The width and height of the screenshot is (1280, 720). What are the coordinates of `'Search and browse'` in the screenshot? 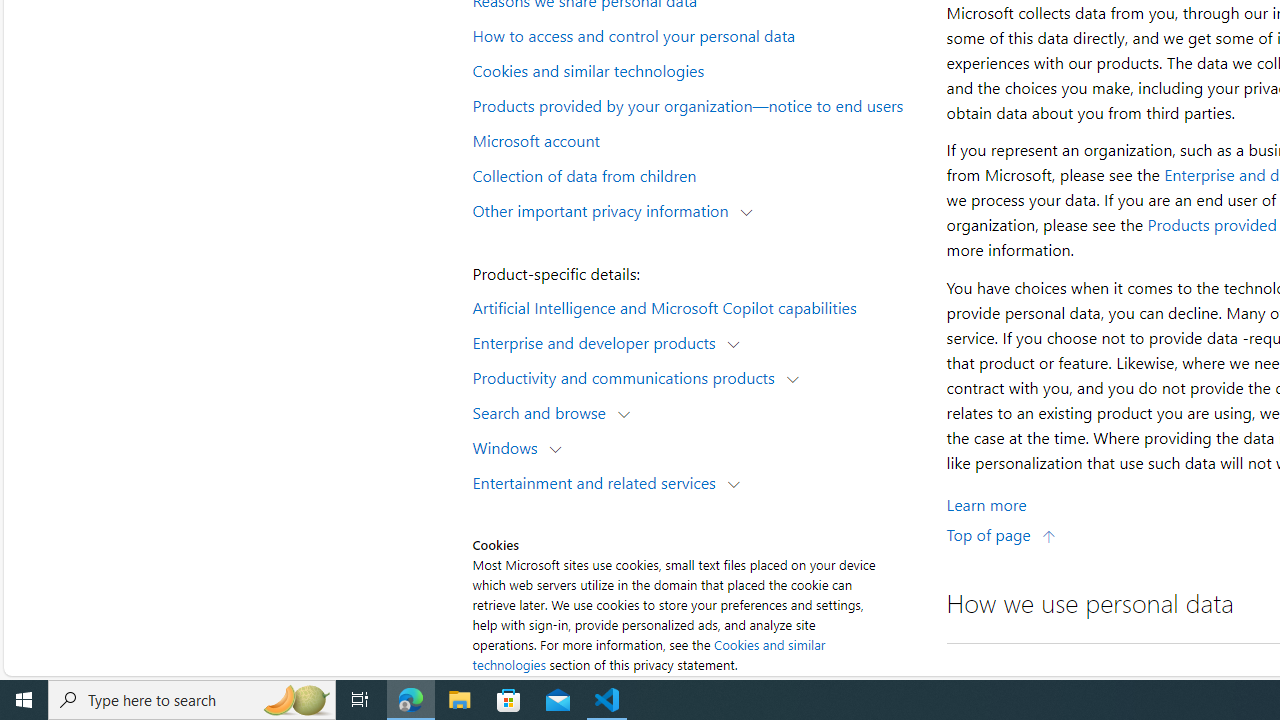 It's located at (544, 411).